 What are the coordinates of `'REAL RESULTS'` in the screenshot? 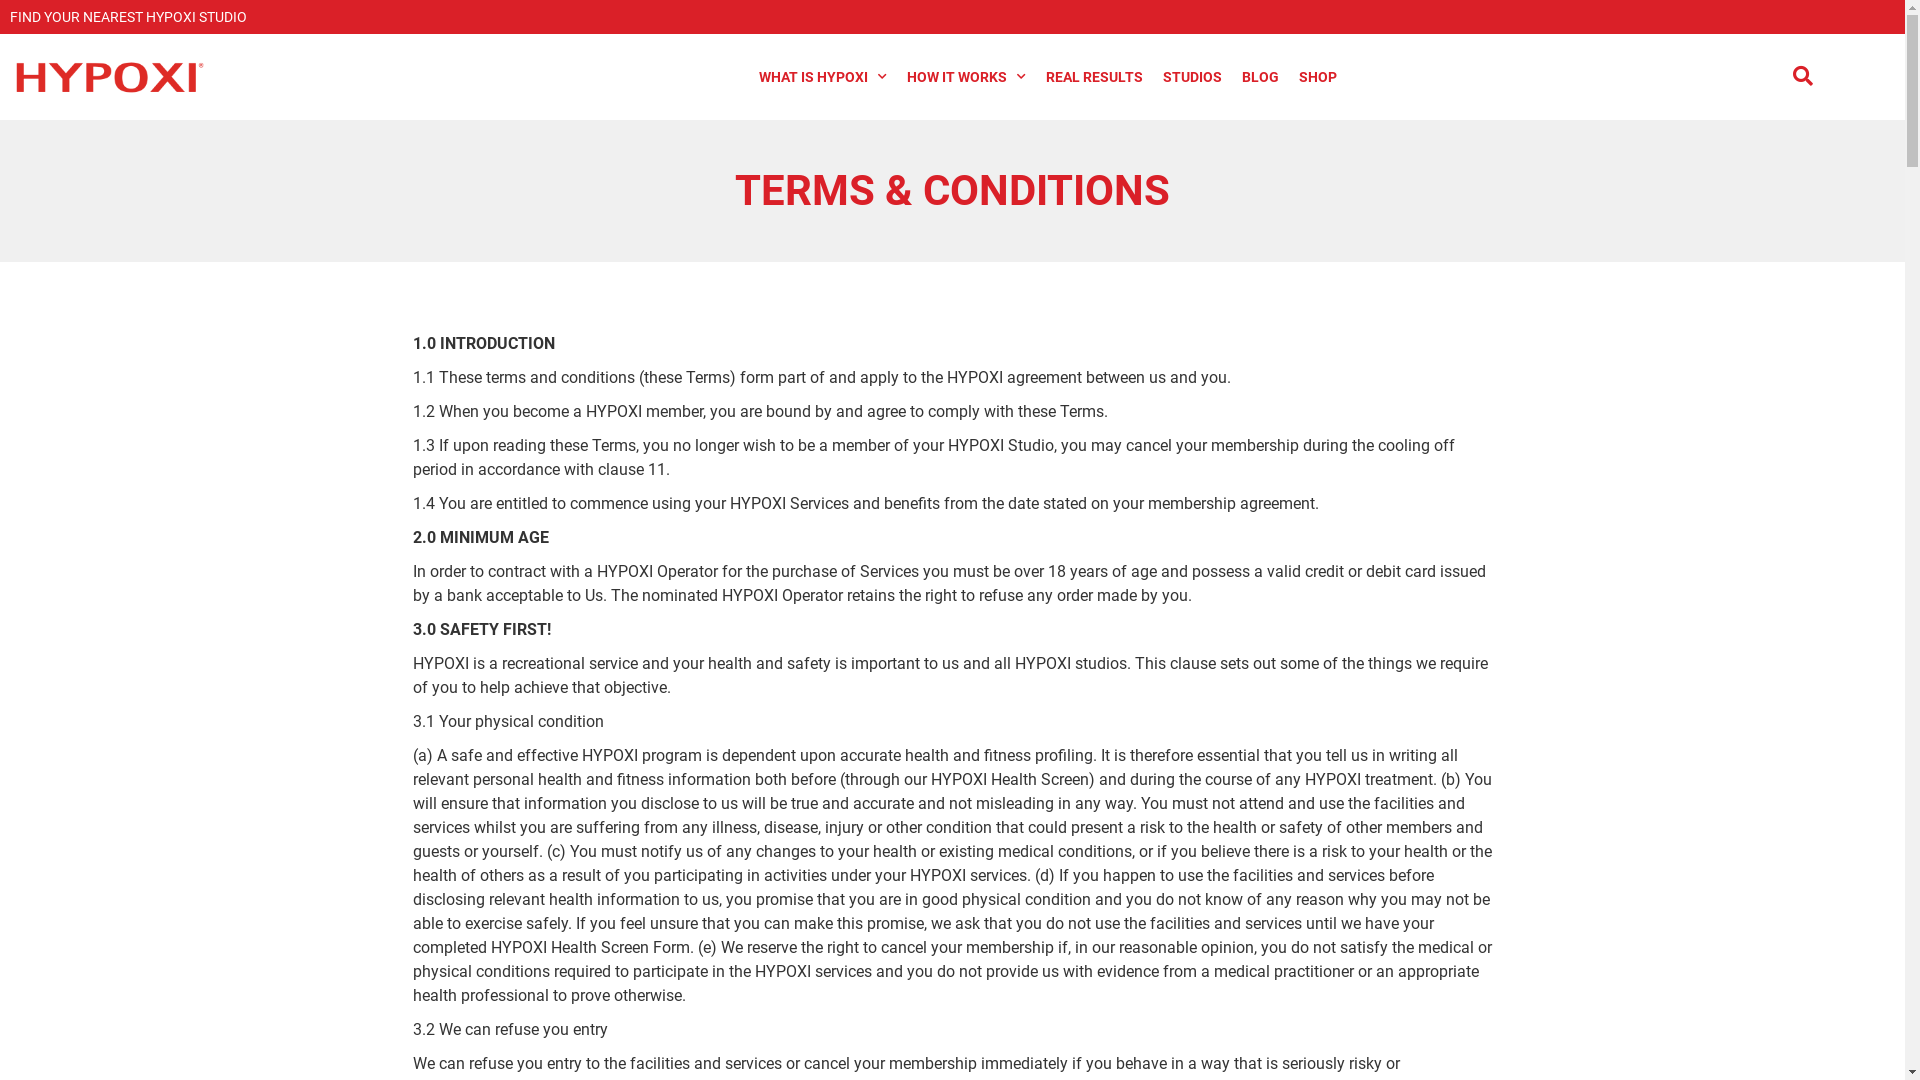 It's located at (1093, 76).